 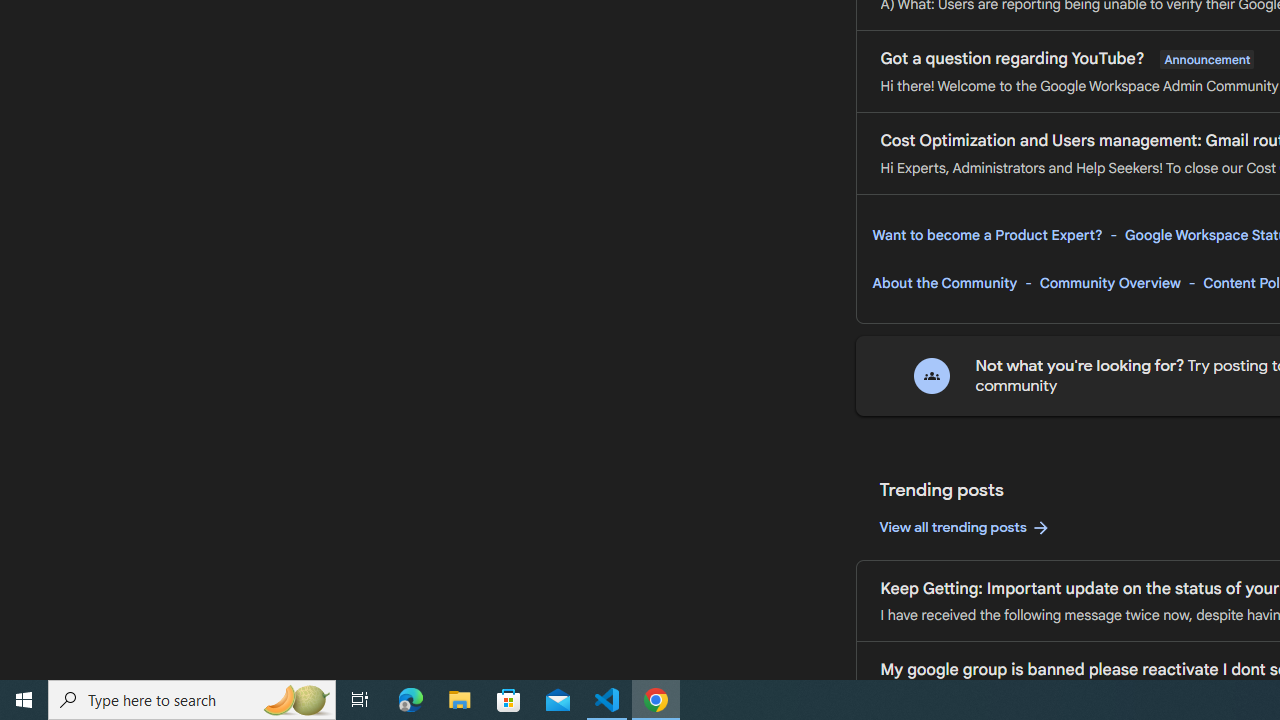 I want to click on 'View all trending posts', so click(x=965, y=527).